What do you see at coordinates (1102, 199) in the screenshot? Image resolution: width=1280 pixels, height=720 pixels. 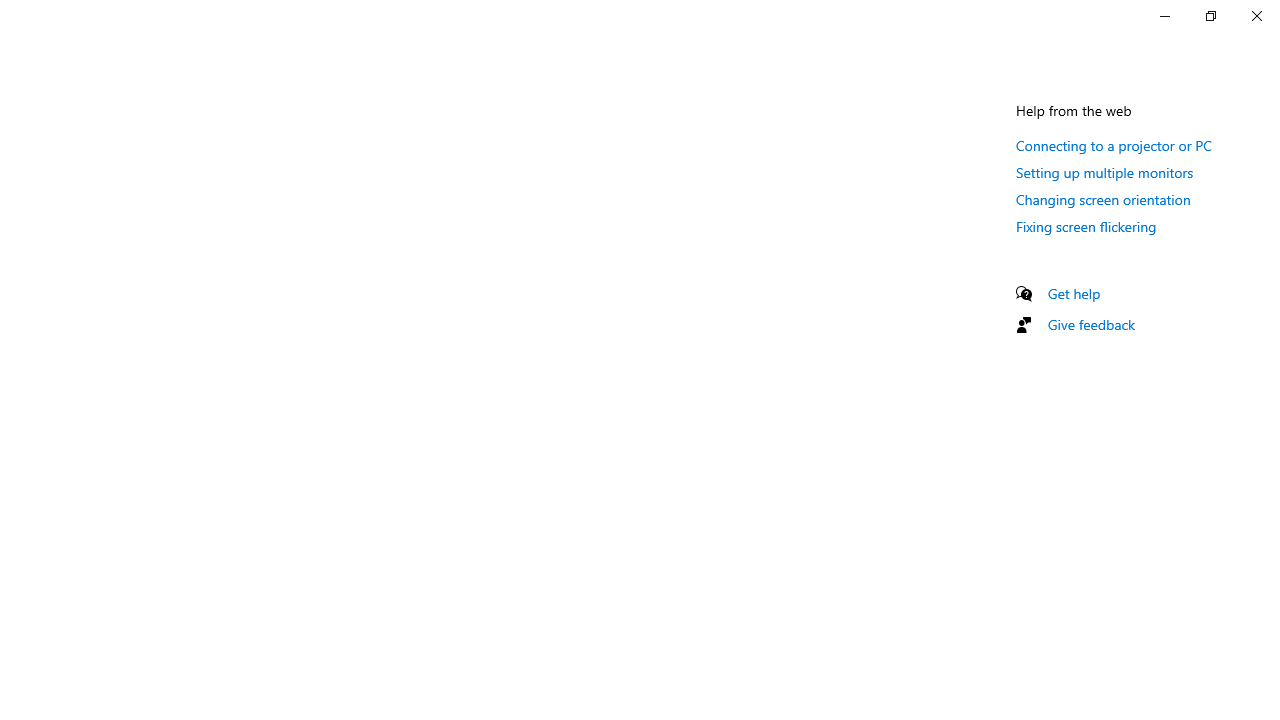 I see `'Changing screen orientation'` at bounding box center [1102, 199].